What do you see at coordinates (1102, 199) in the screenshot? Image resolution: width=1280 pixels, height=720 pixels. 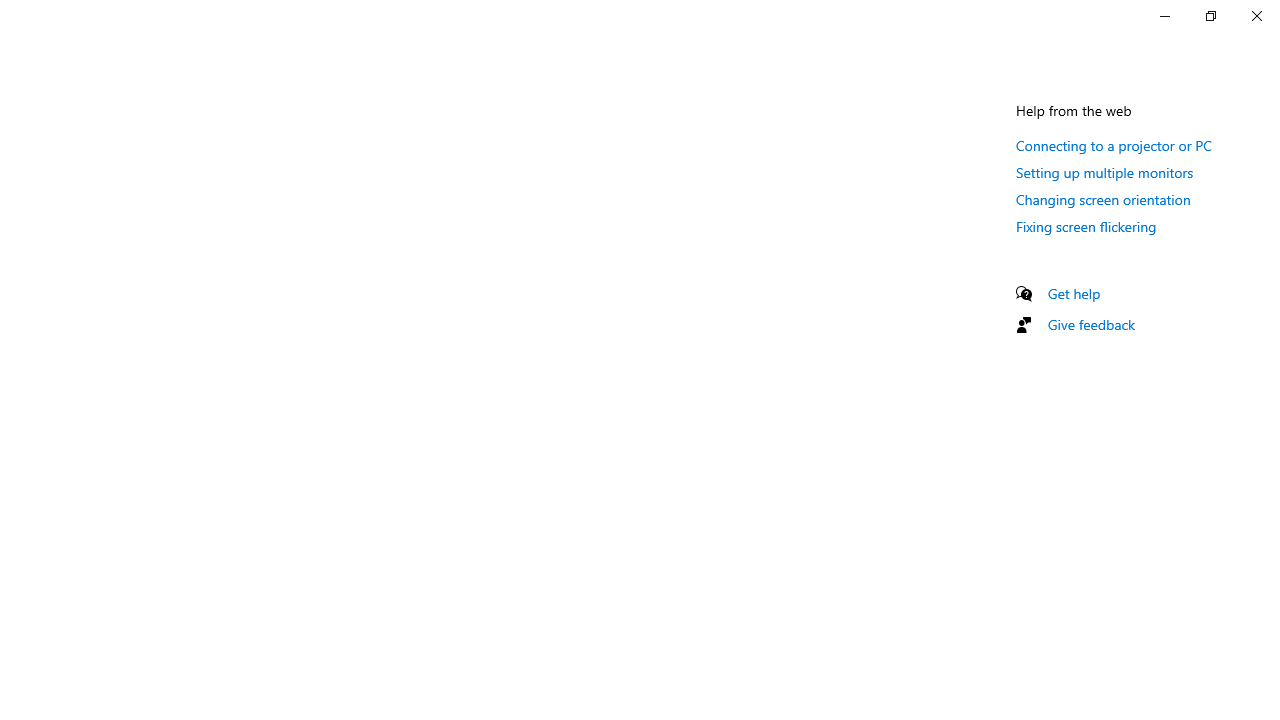 I see `'Changing screen orientation'` at bounding box center [1102, 199].